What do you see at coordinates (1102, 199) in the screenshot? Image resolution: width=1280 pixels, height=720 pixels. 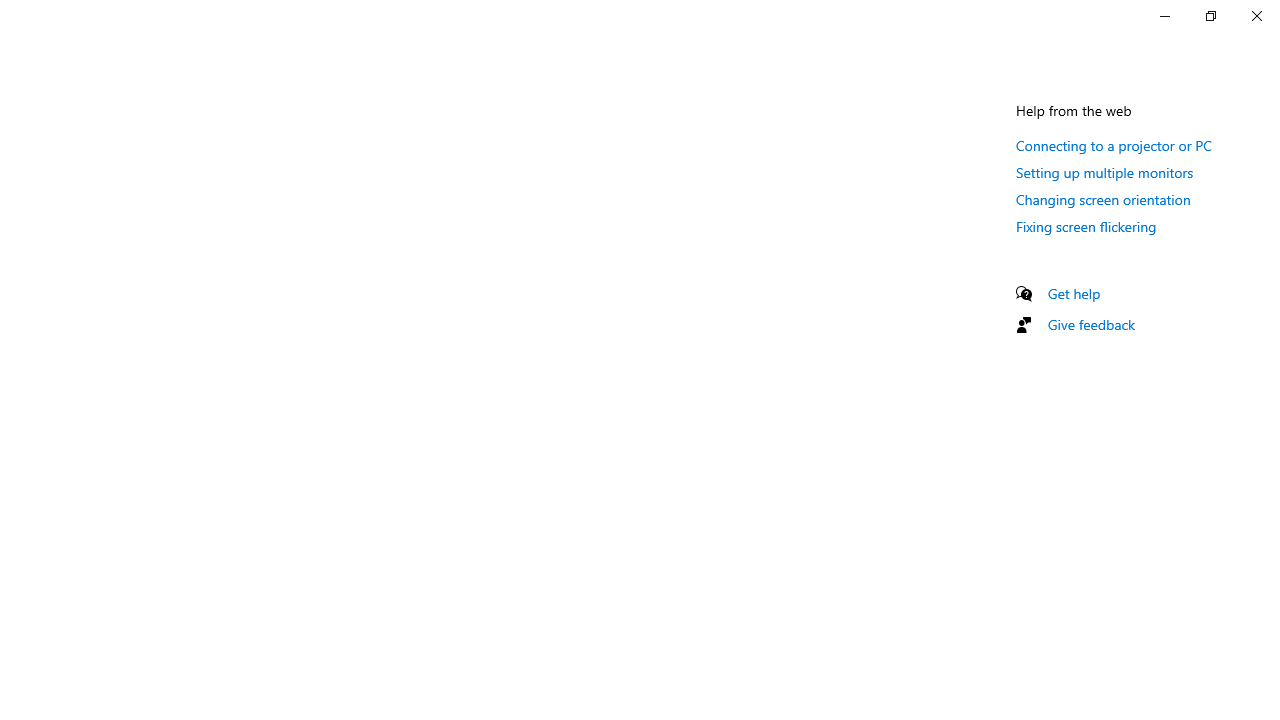 I see `'Changing screen orientation'` at bounding box center [1102, 199].